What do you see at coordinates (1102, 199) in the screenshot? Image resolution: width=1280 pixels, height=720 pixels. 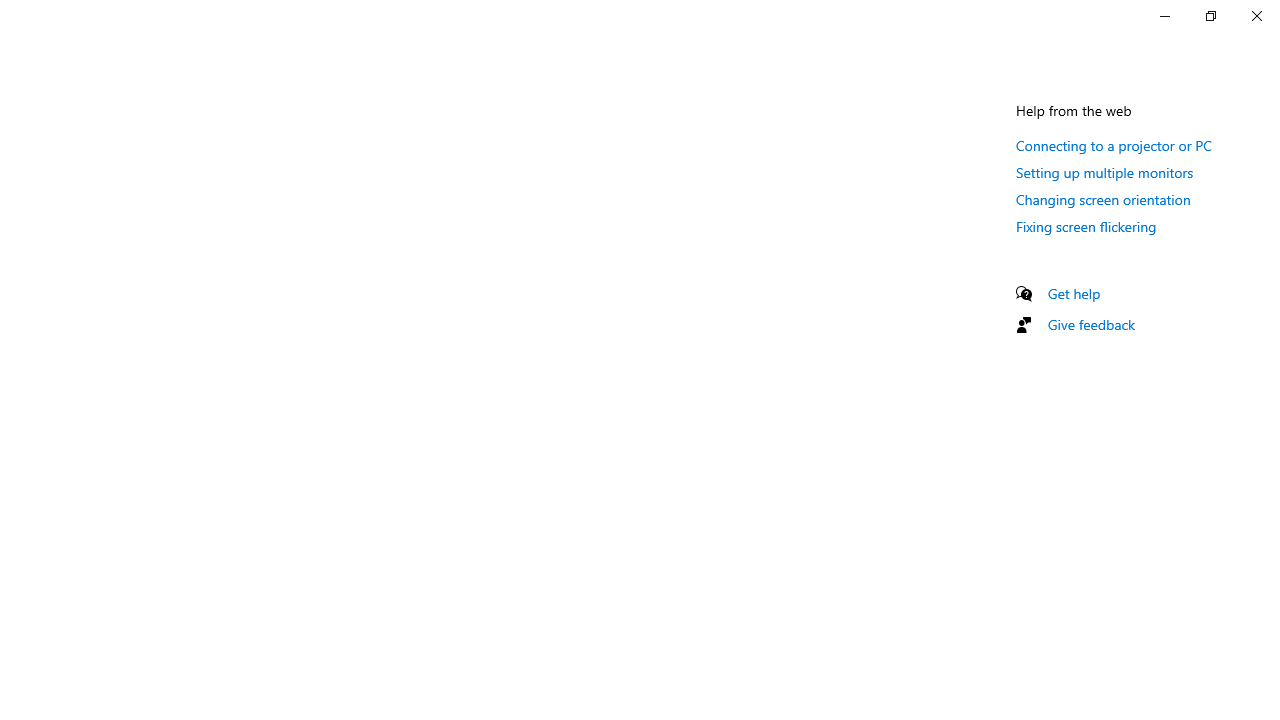 I see `'Changing screen orientation'` at bounding box center [1102, 199].